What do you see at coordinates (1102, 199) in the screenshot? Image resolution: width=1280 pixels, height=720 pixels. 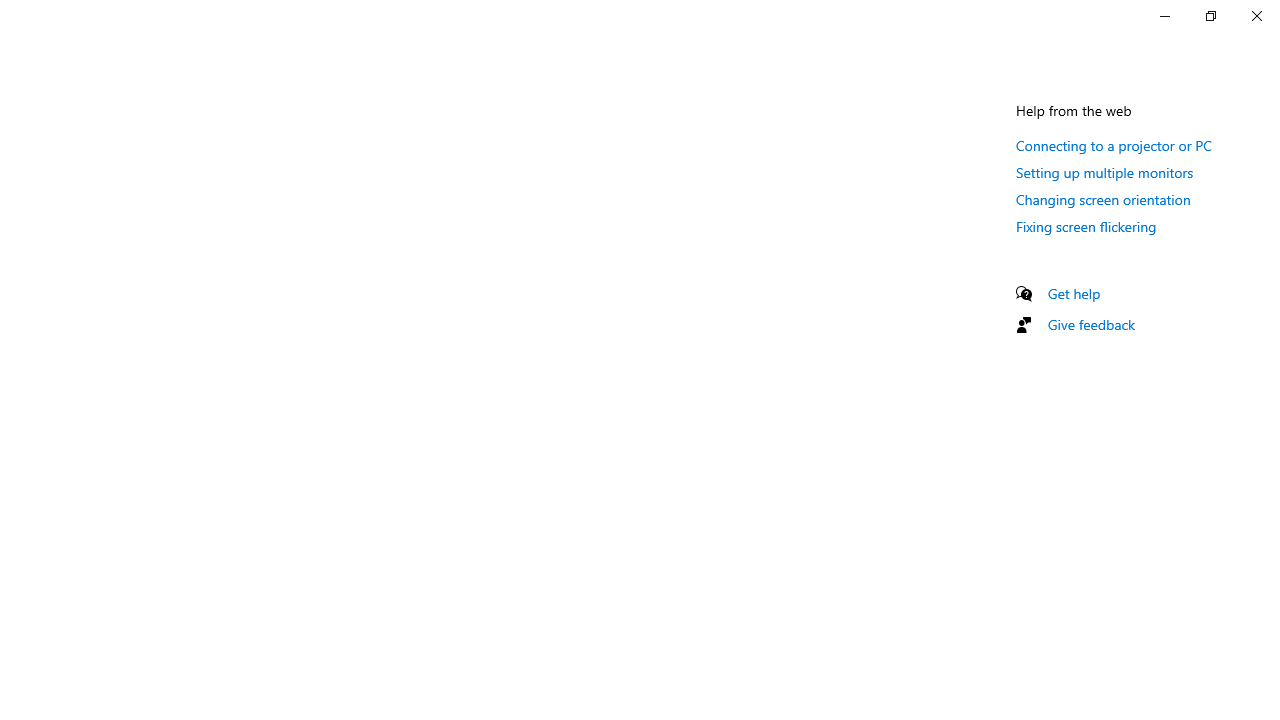 I see `'Changing screen orientation'` at bounding box center [1102, 199].